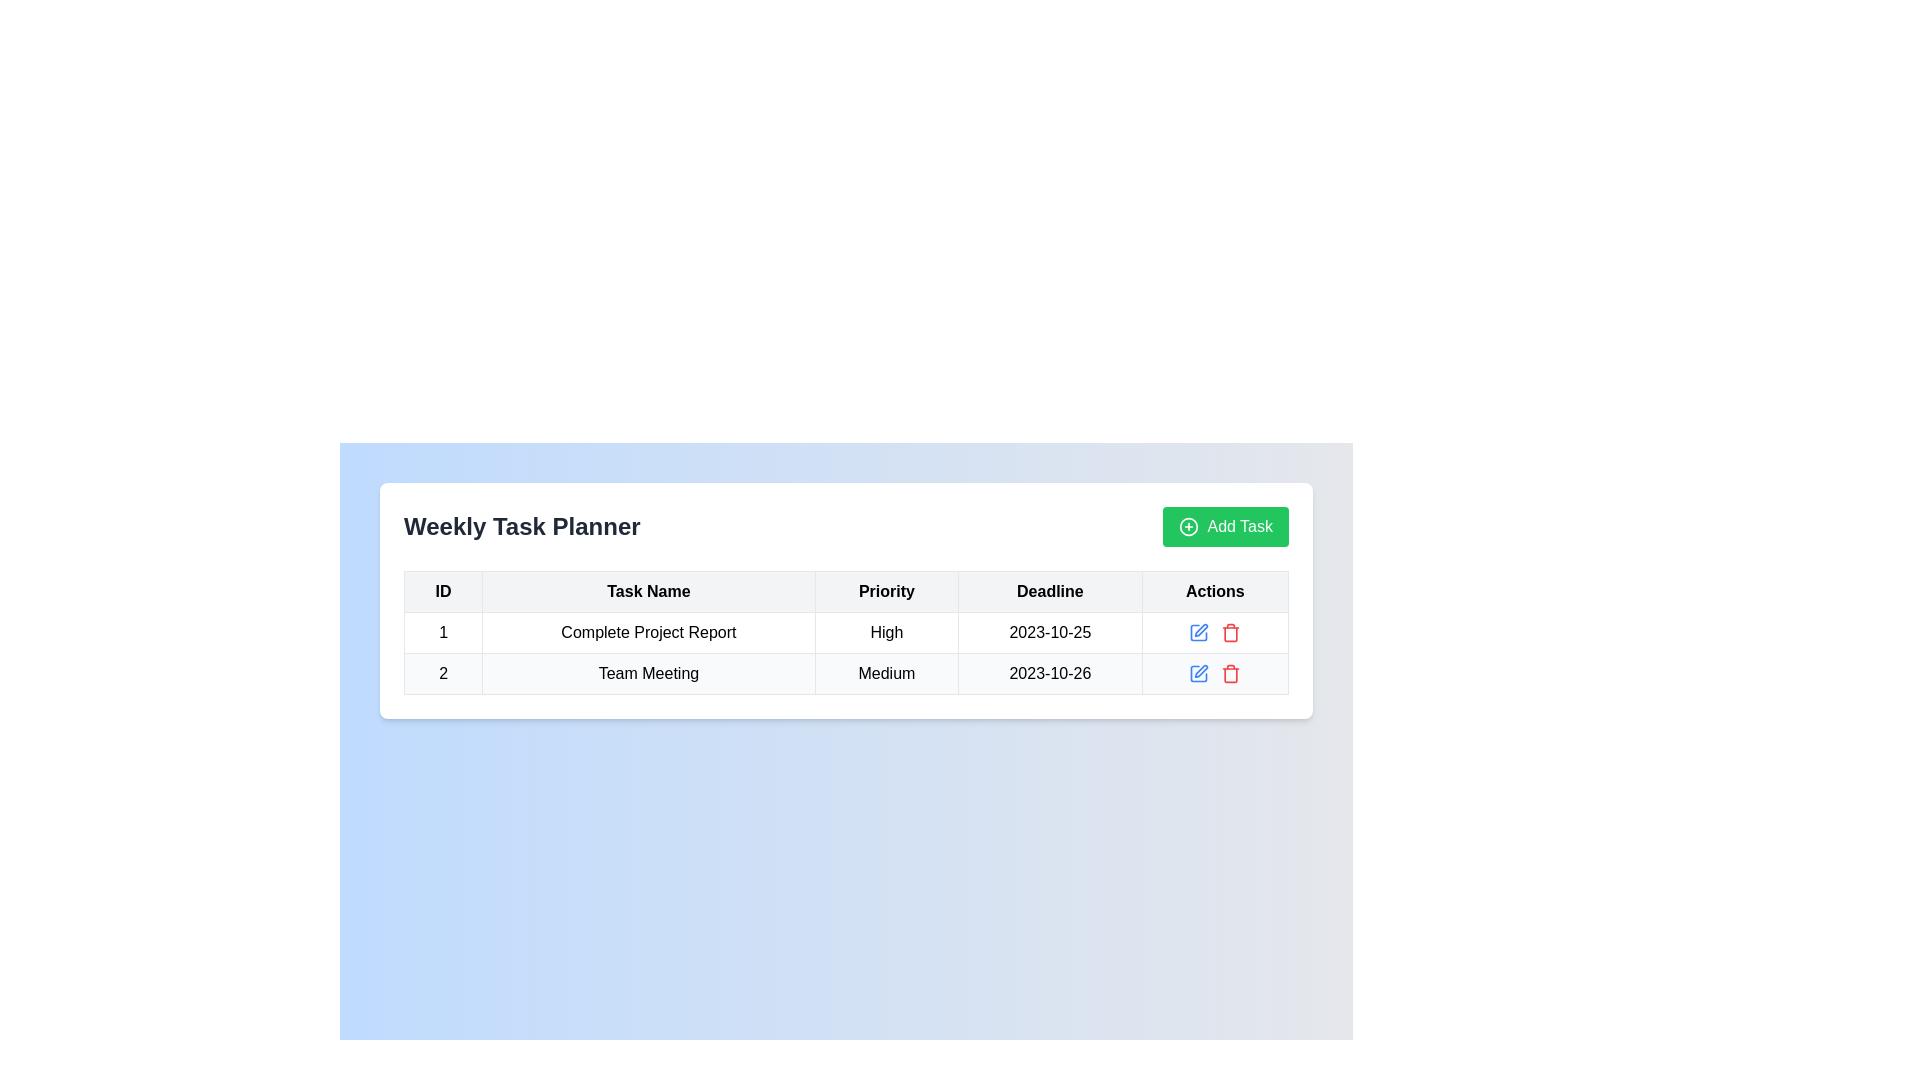 The height and width of the screenshot is (1080, 1920). What do you see at coordinates (1230, 632) in the screenshot?
I see `the small red trash can icon in the 'Actions' column of the second row in the task table` at bounding box center [1230, 632].